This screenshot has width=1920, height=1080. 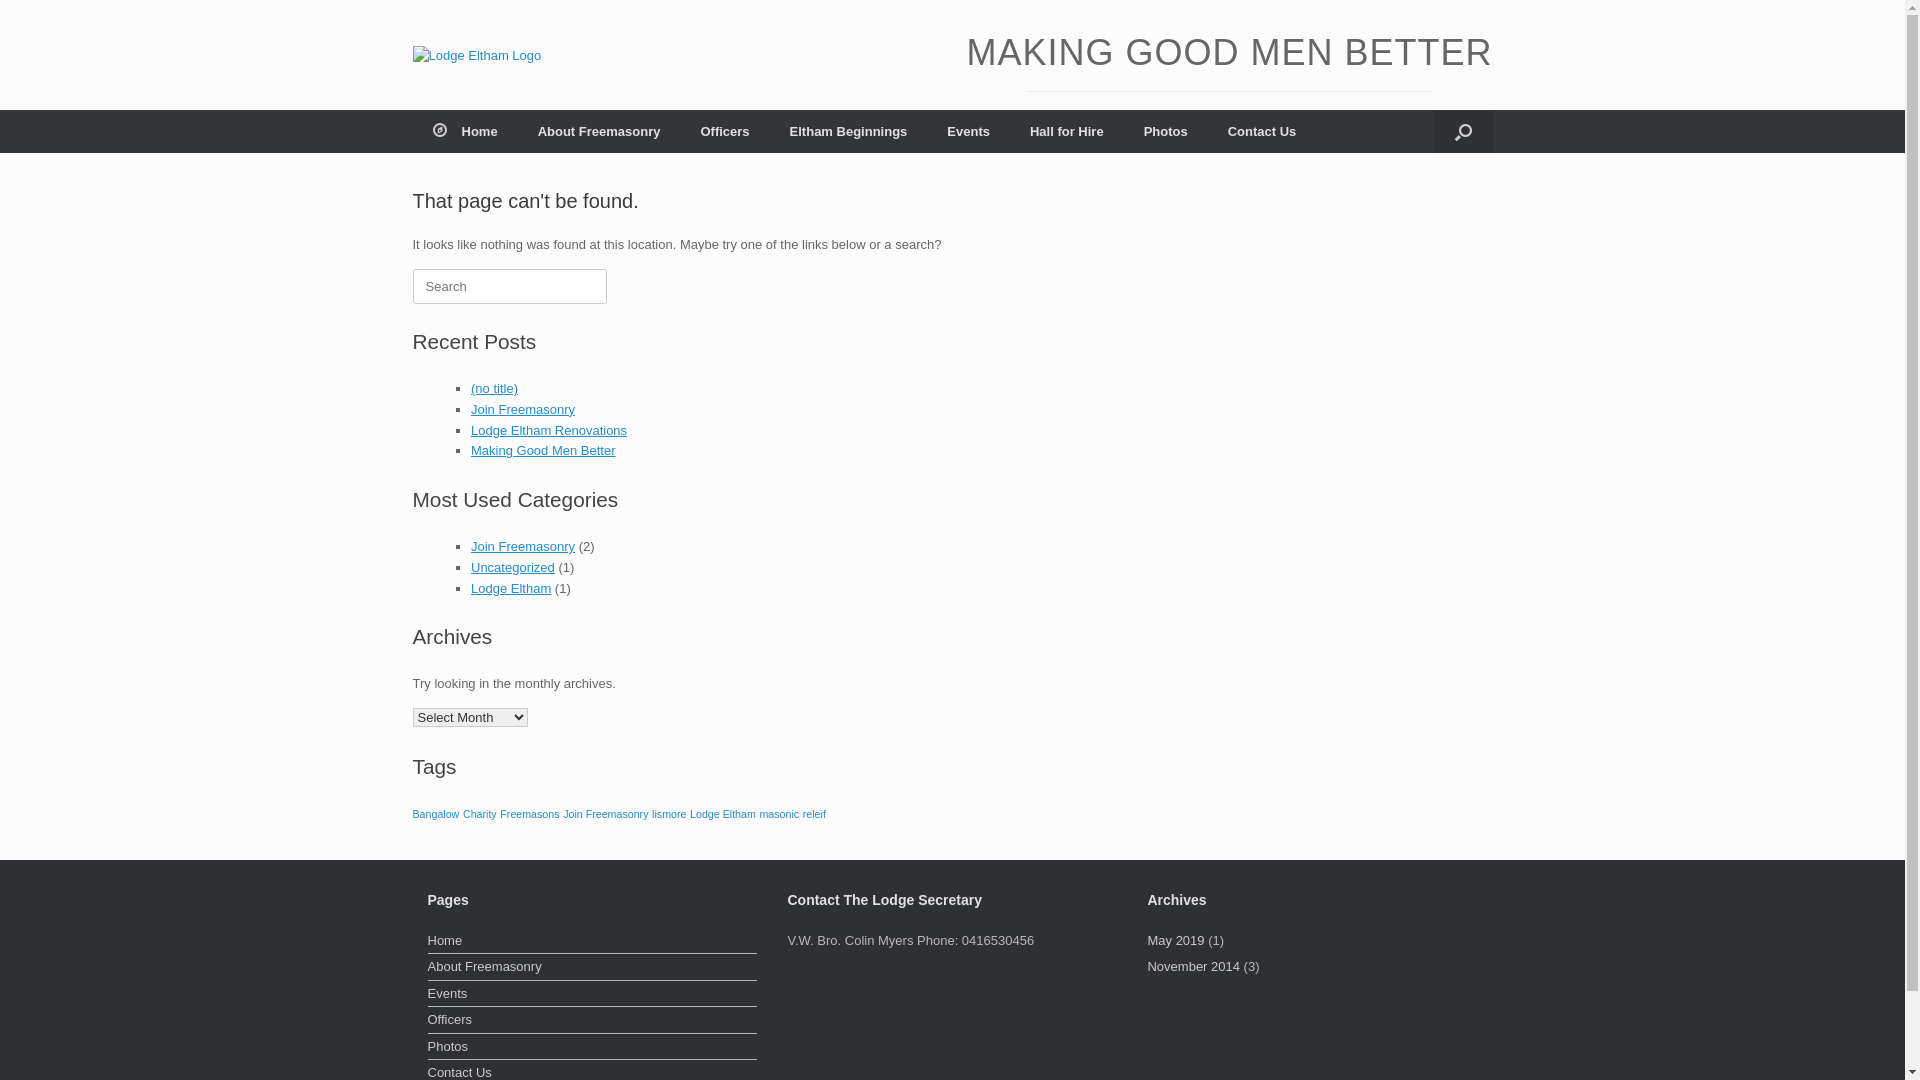 What do you see at coordinates (548, 429) in the screenshot?
I see `'Lodge Eltham Renovations'` at bounding box center [548, 429].